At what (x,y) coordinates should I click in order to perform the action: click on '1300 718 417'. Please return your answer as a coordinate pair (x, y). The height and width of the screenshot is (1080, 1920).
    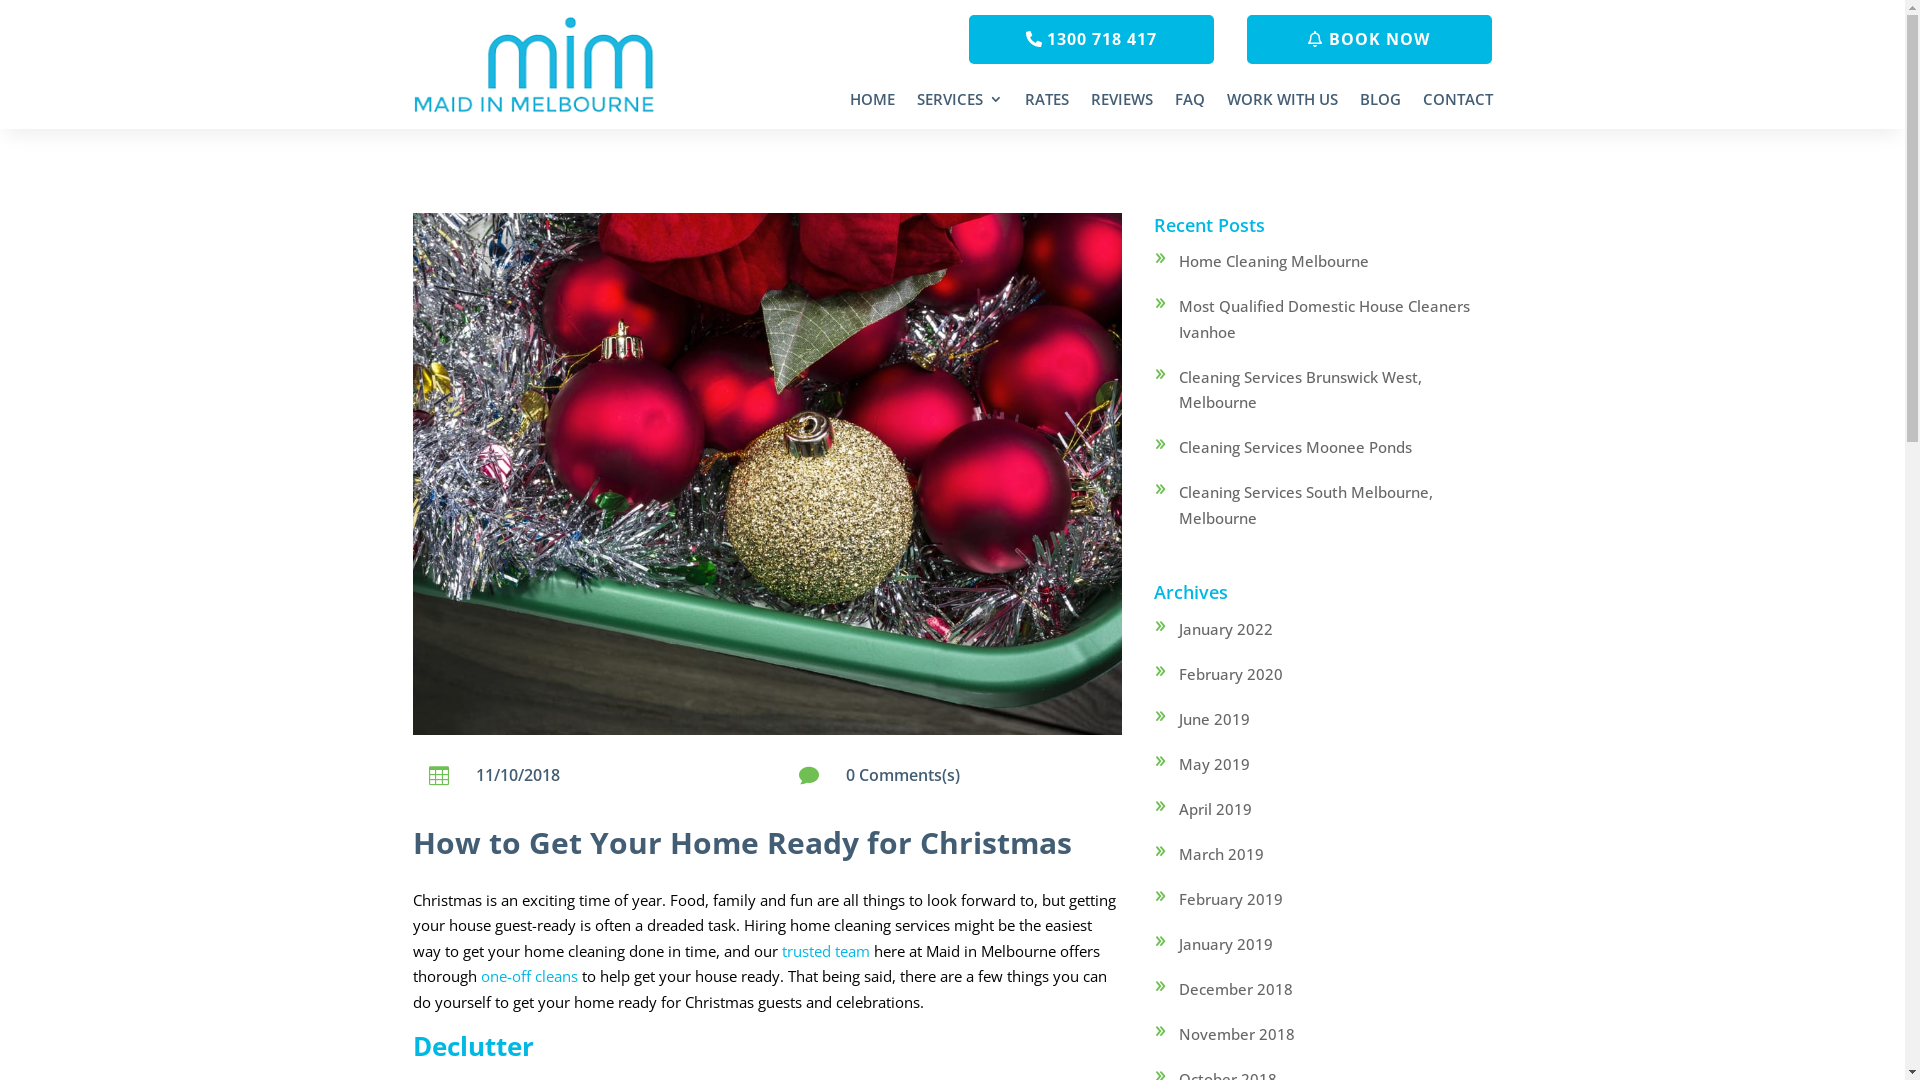
    Looking at the image, I should click on (1090, 39).